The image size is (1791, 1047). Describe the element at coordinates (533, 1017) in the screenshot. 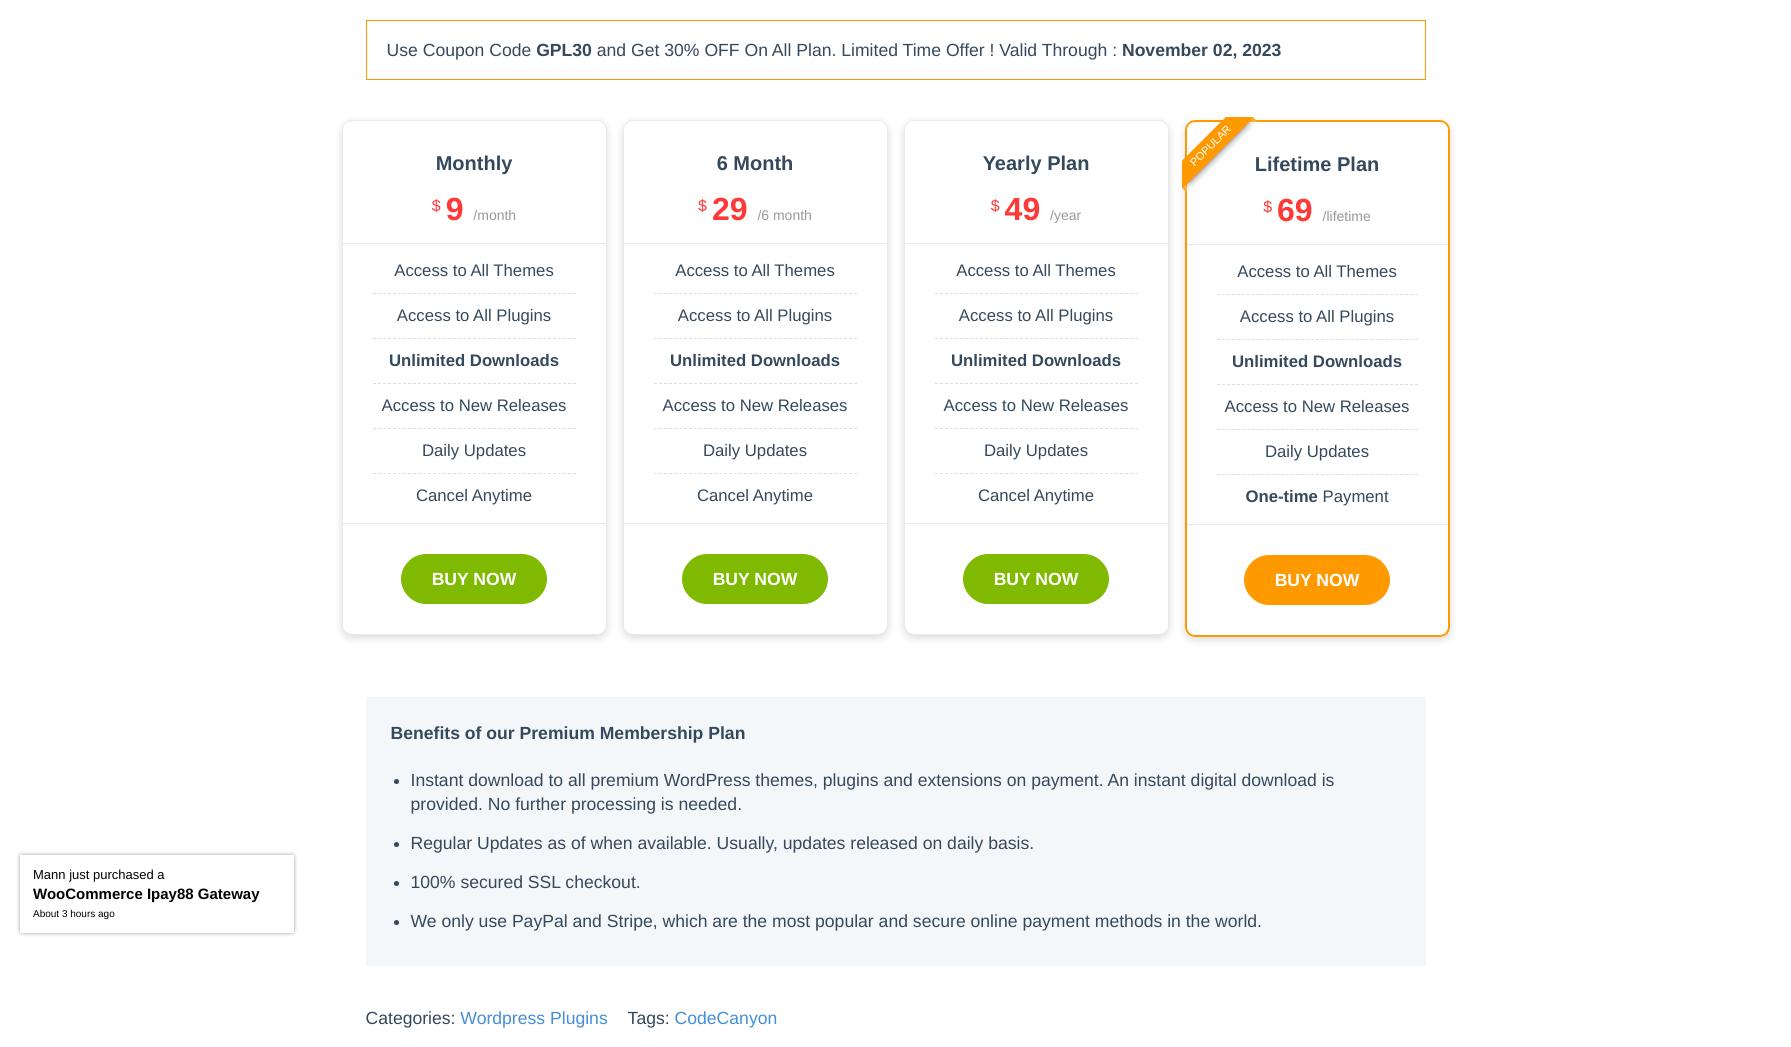

I see `'Wordpress Plugins'` at that location.